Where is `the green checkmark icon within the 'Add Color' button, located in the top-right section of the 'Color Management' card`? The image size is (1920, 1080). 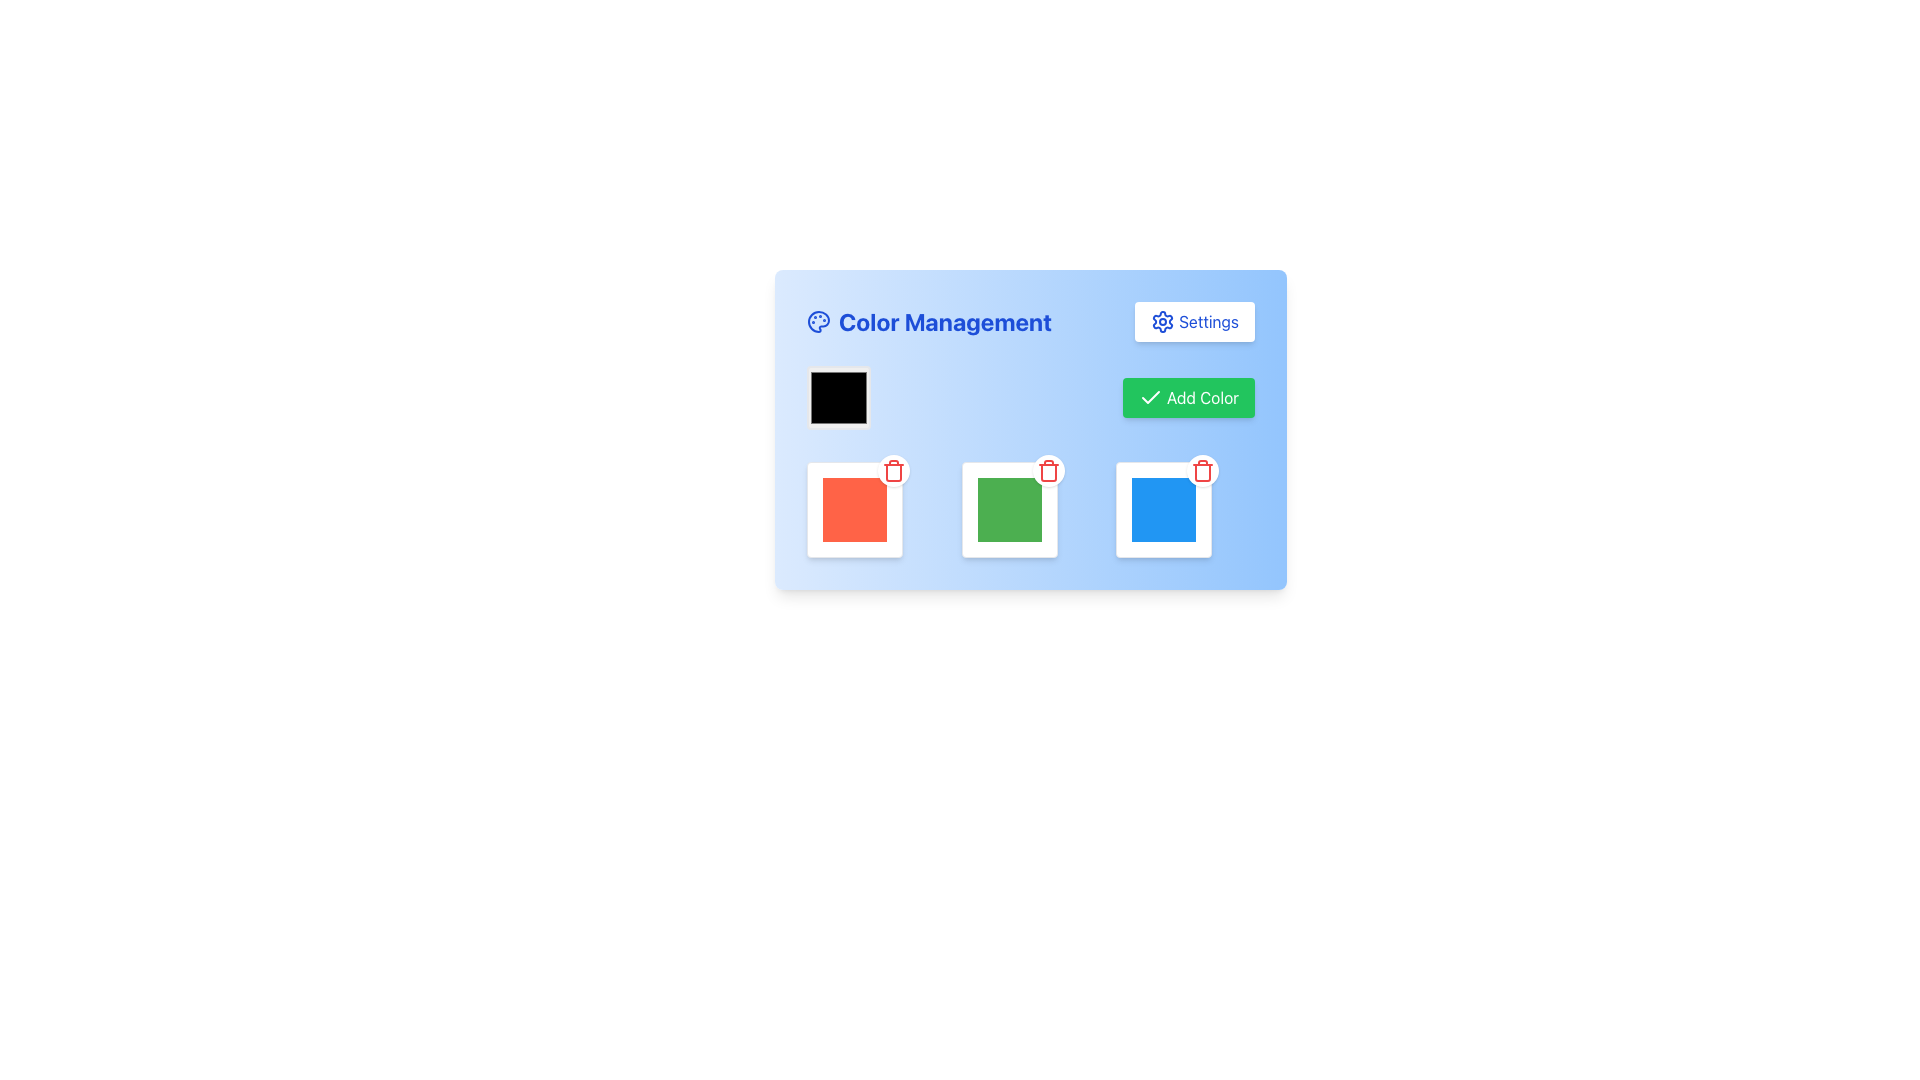
the green checkmark icon within the 'Add Color' button, located in the top-right section of the 'Color Management' card is located at coordinates (1150, 397).